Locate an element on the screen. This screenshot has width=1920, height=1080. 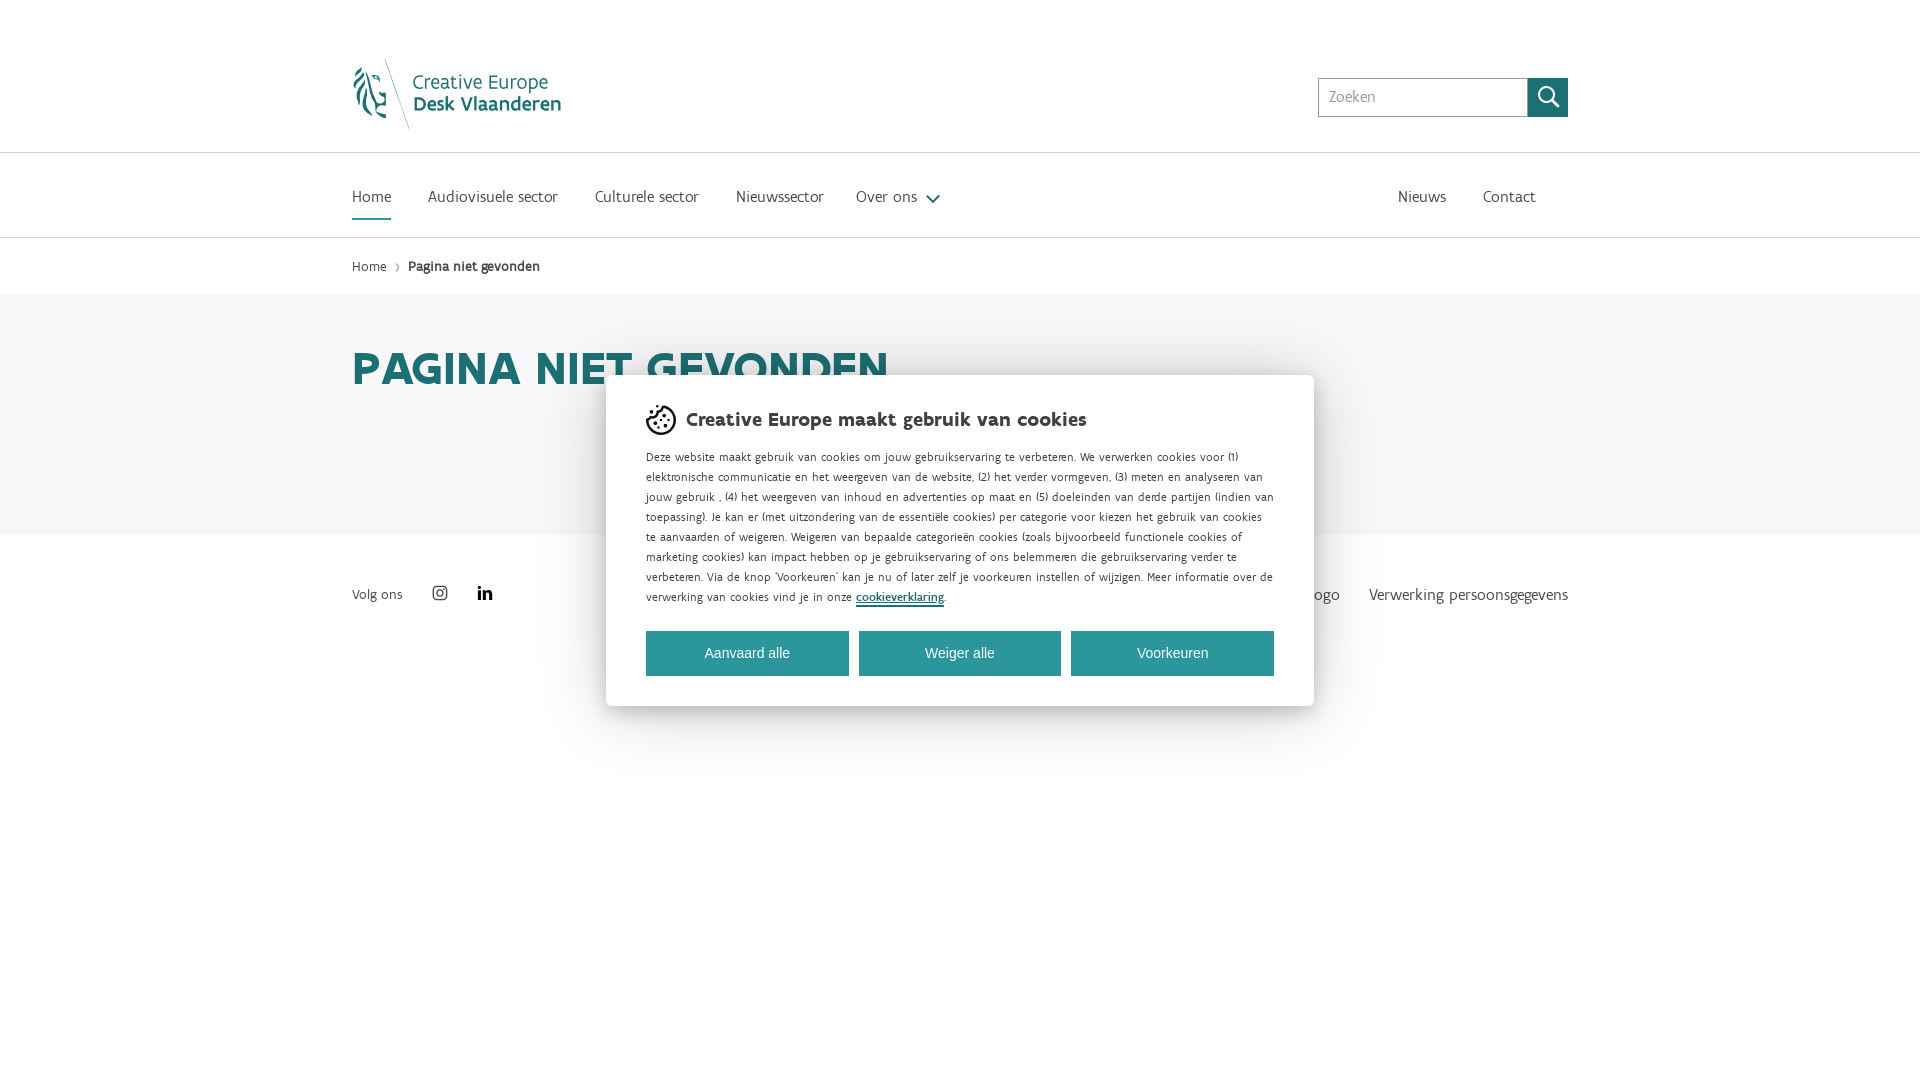
'cookieverklaring' is located at coordinates (899, 597).